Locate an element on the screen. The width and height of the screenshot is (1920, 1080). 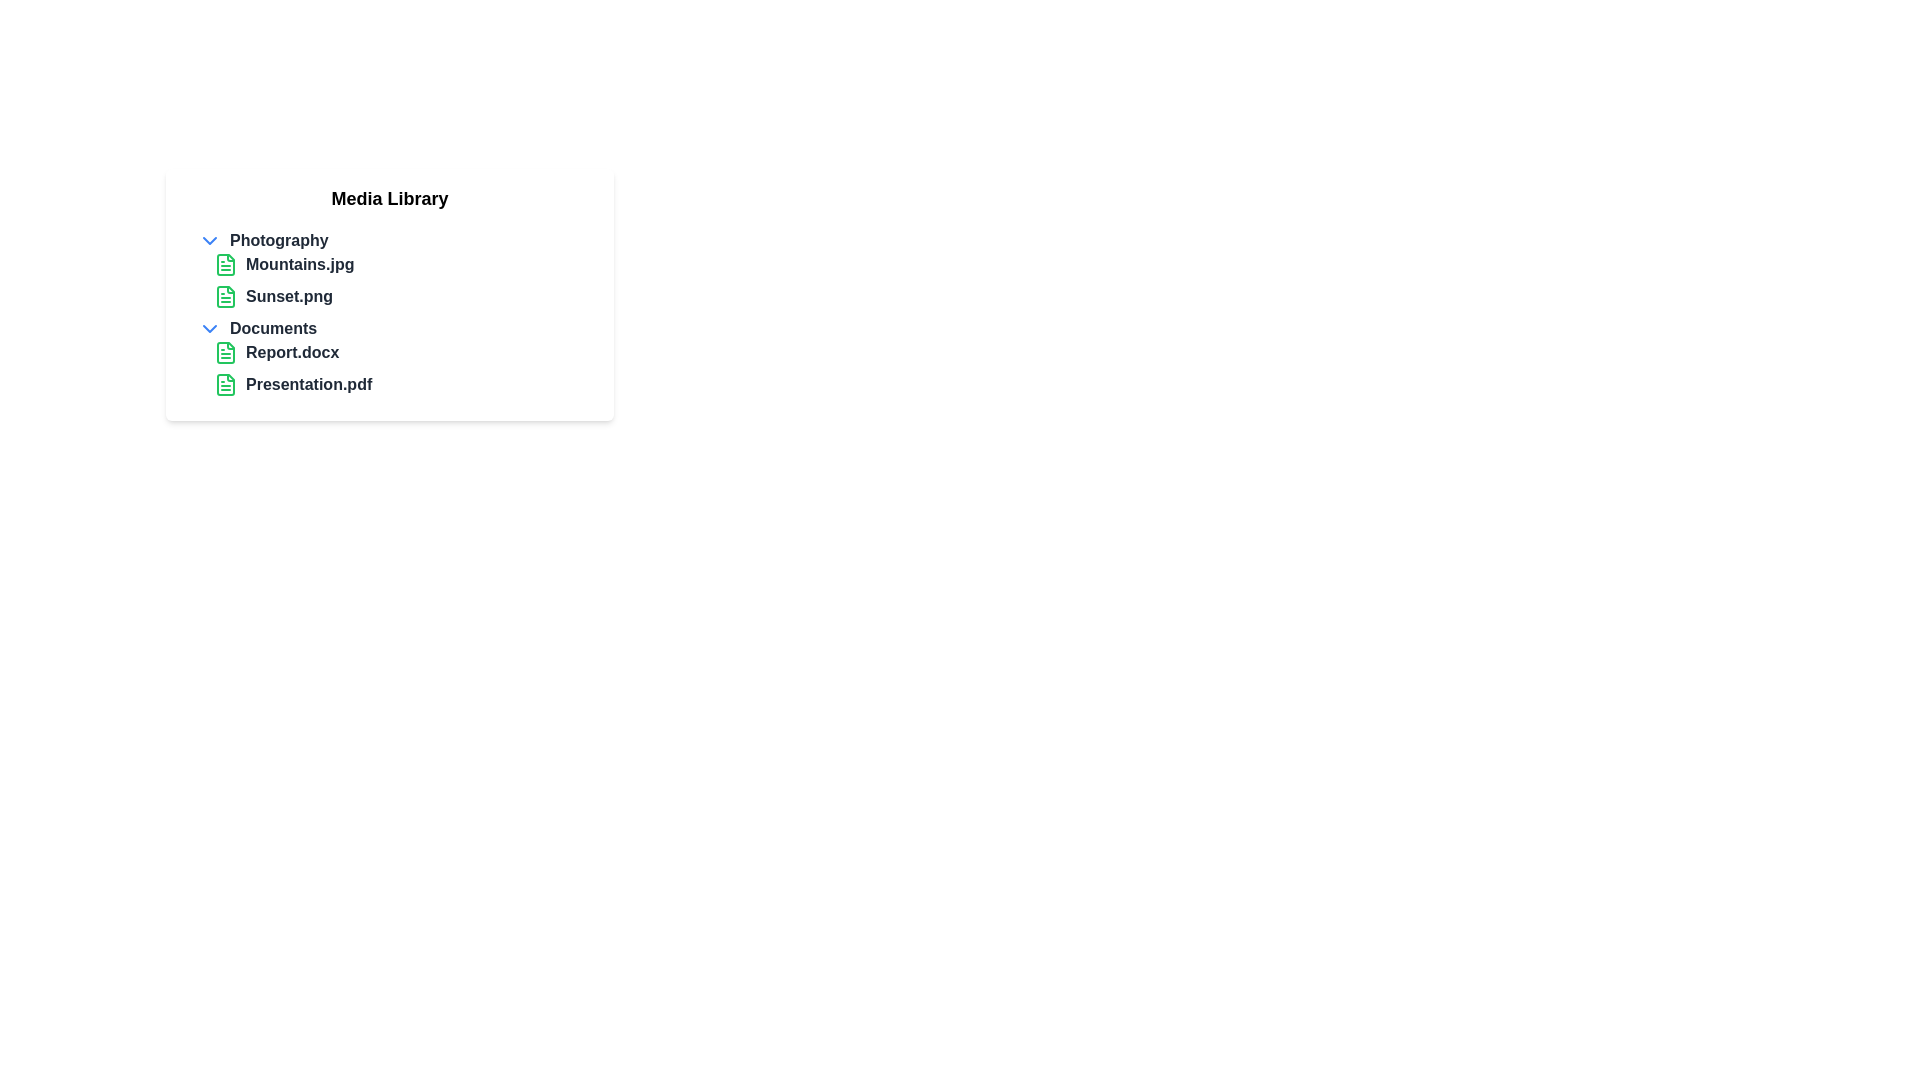
the rectangular document-shaped icon representing 'Report.docx' located in the 'Documents' section of the media library UI, positioned between the 'Documents' label and the 'Presentation.pdf' icon is located at coordinates (225, 352).